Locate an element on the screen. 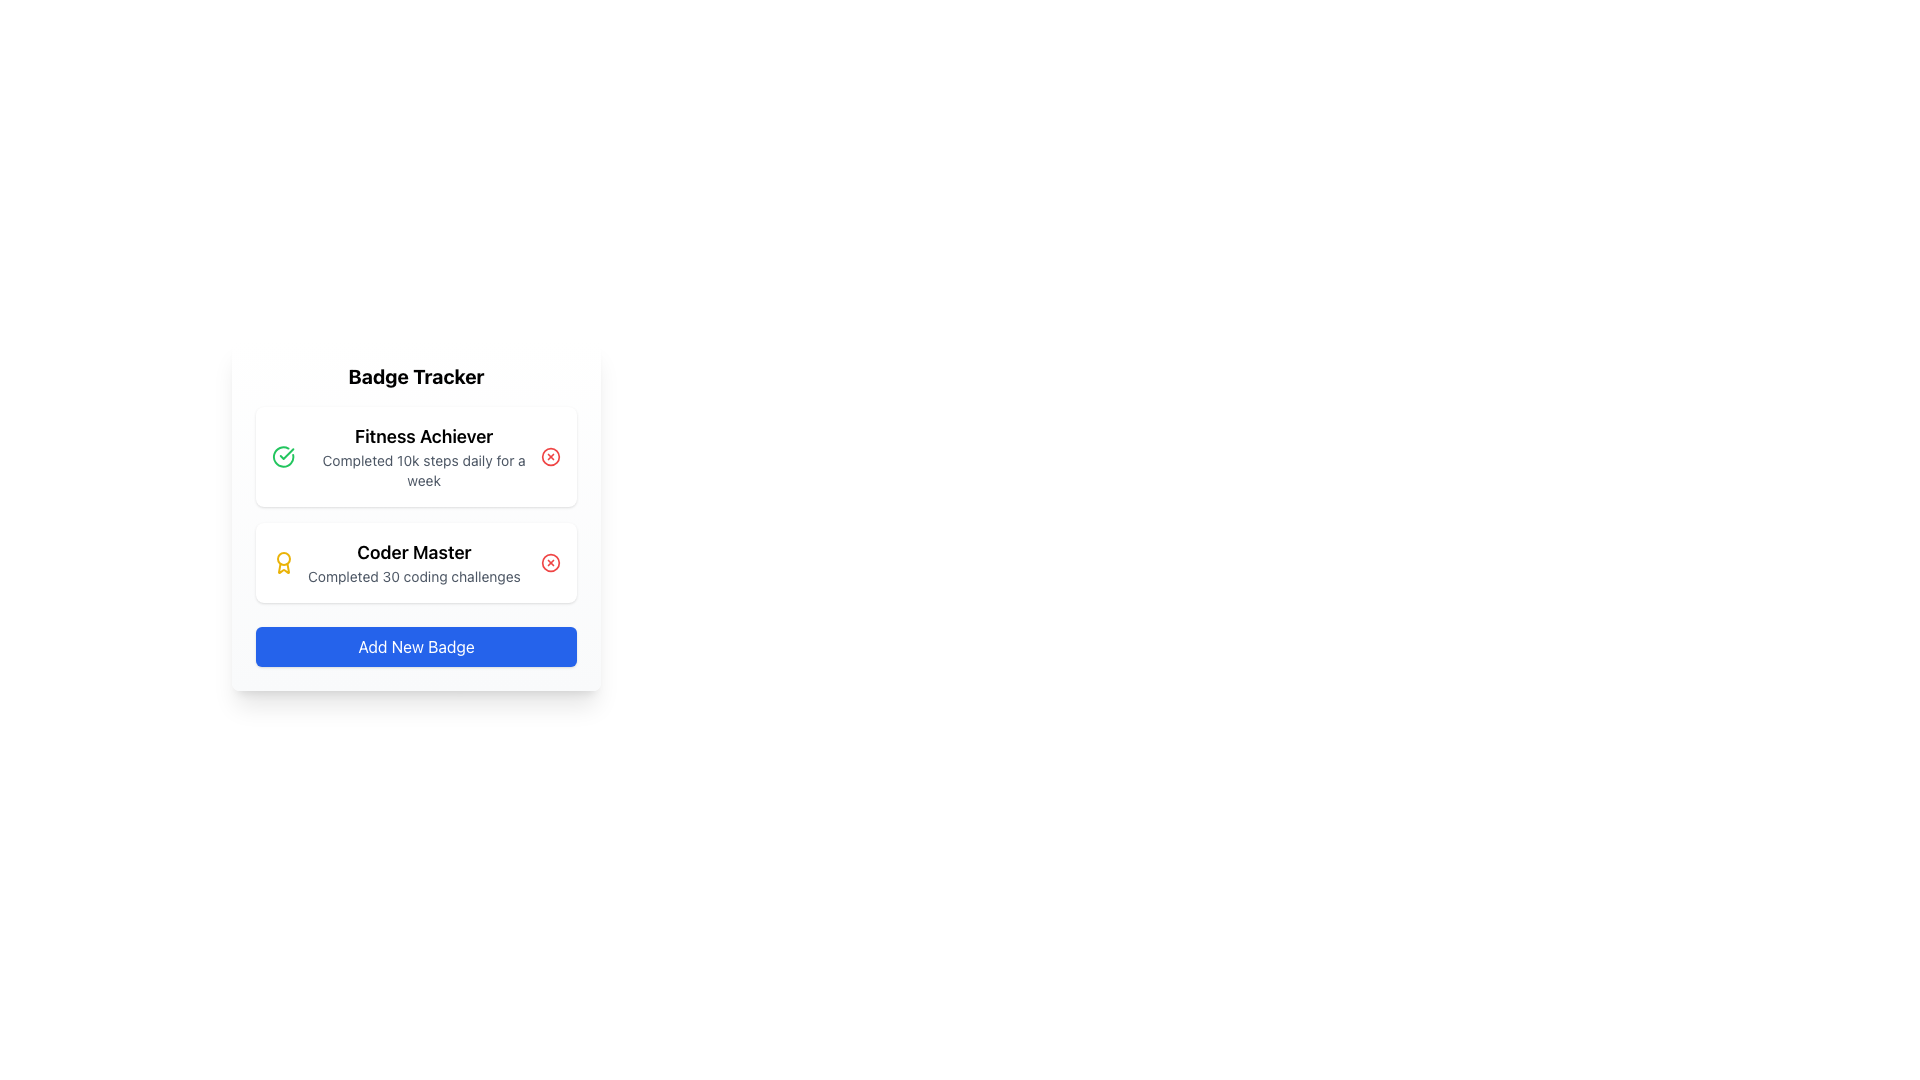 The height and width of the screenshot is (1080, 1920). the green circular checkmark icon located at the top-left corner of the 'Fitness Achiever' badge description in the 'Badge Tracker' component, which is positioned left of the text 'Fitness Achiever' is located at coordinates (282, 456).